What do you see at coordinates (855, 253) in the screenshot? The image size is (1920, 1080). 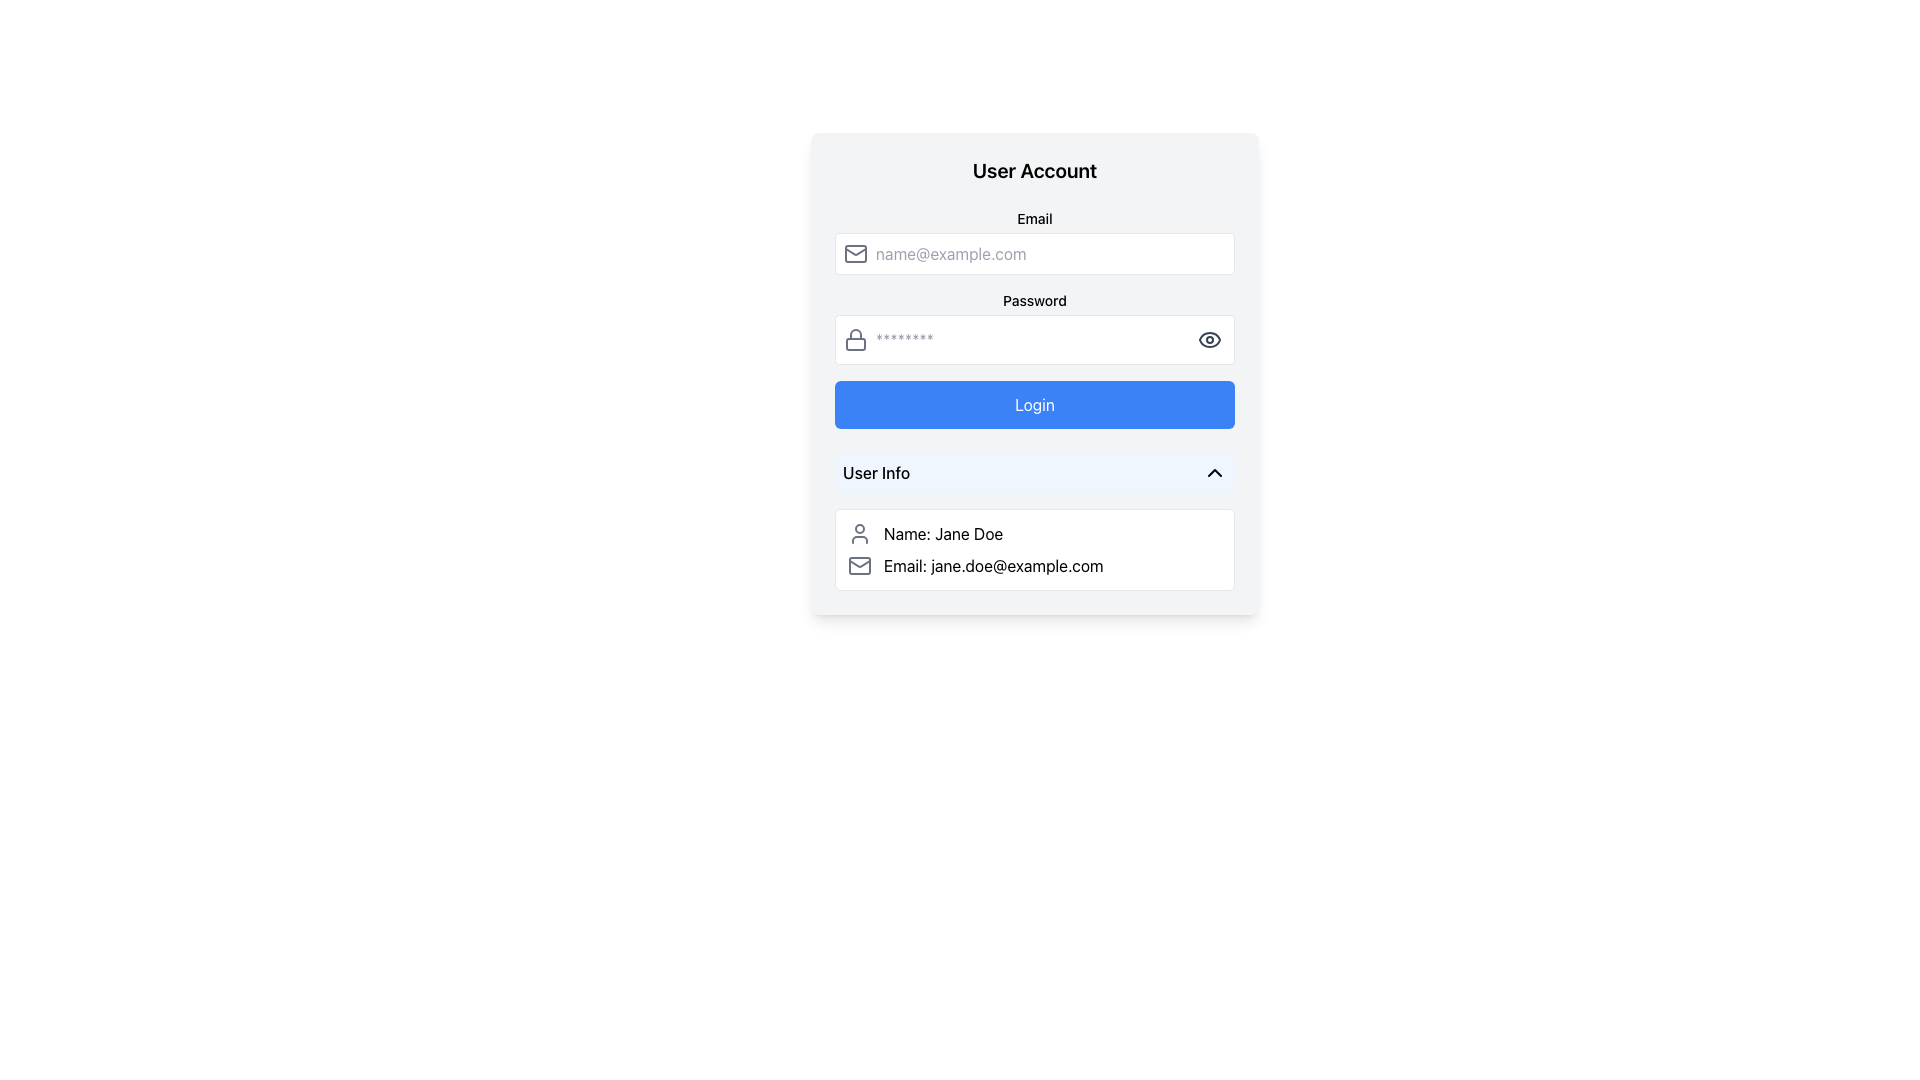 I see `the SVG rectangle element with rounded corners that is part of the mail envelope icon, located to the left of the email input field at the top of the account login interface` at bounding box center [855, 253].